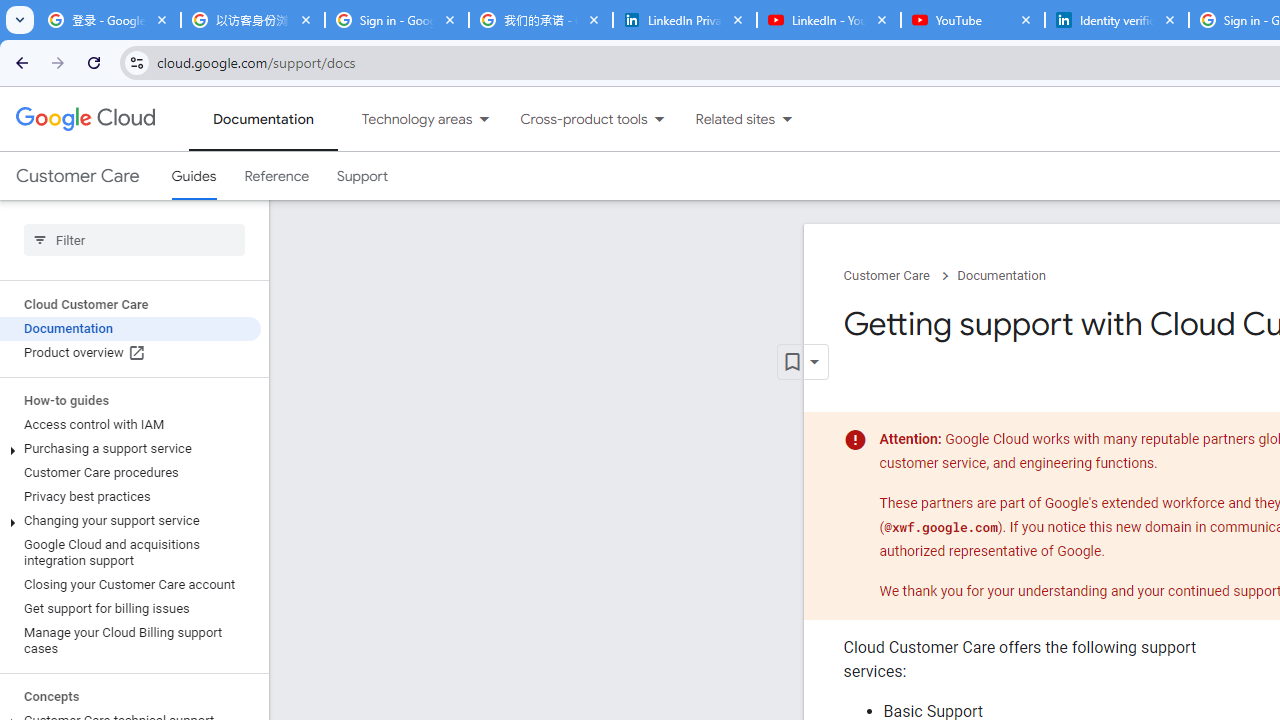 Image resolution: width=1280 pixels, height=720 pixels. I want to click on 'Cross-product tools', so click(571, 119).